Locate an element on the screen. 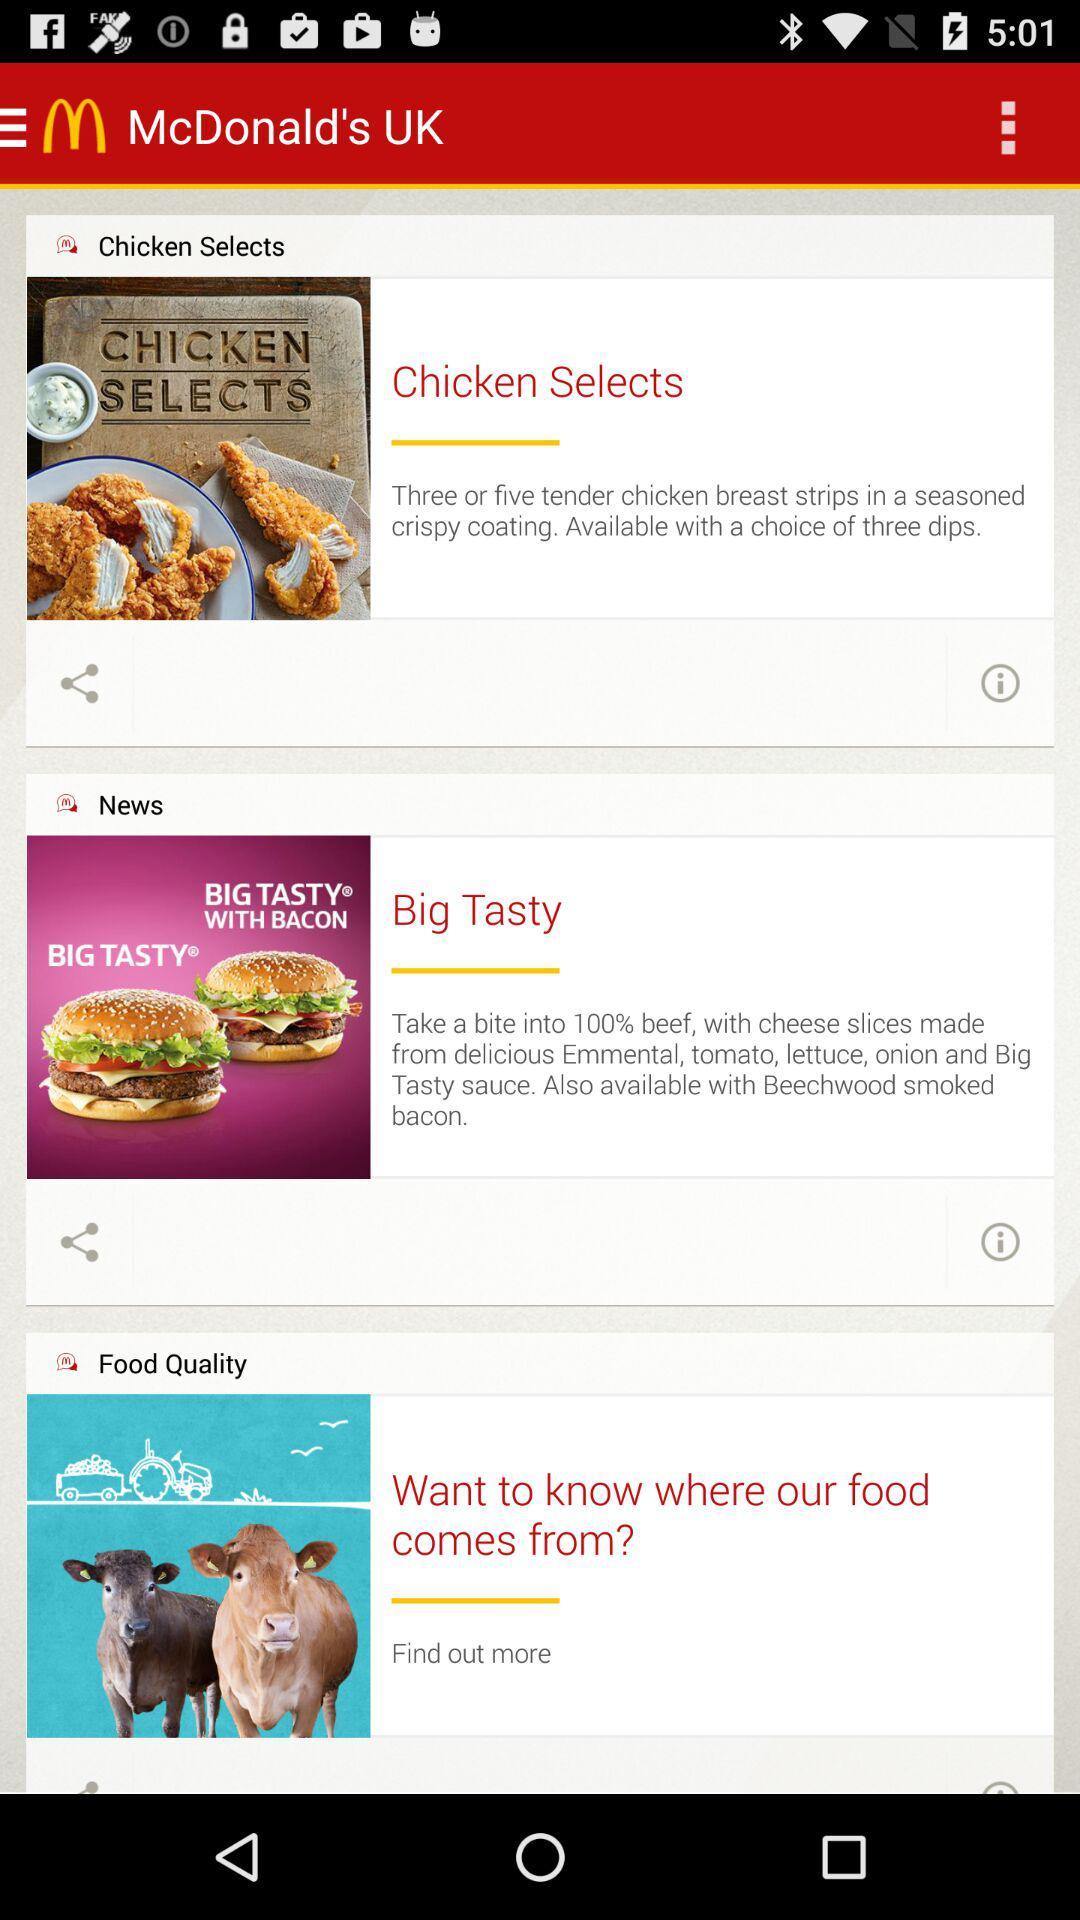 This screenshot has height=1920, width=1080. the item above the three or five icon is located at coordinates (475, 441).